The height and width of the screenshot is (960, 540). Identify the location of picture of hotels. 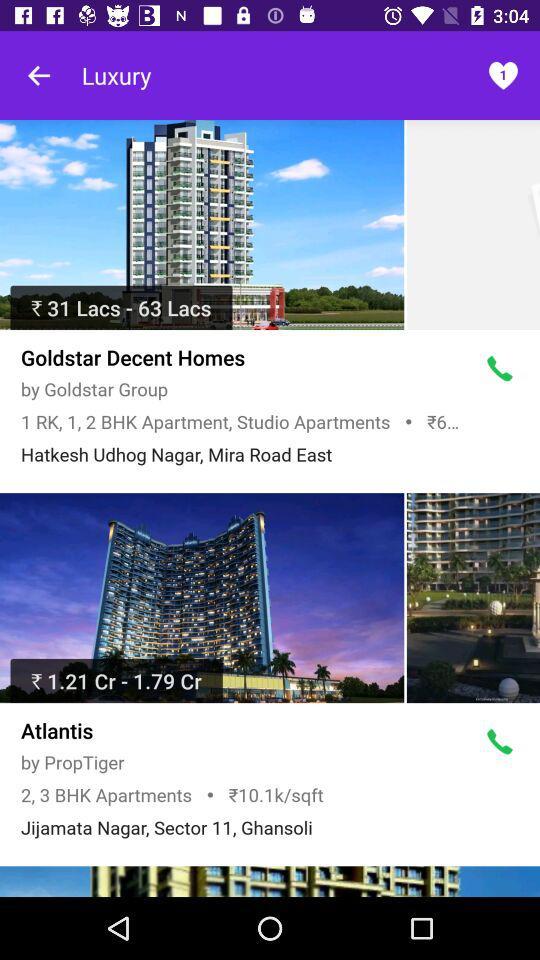
(472, 598).